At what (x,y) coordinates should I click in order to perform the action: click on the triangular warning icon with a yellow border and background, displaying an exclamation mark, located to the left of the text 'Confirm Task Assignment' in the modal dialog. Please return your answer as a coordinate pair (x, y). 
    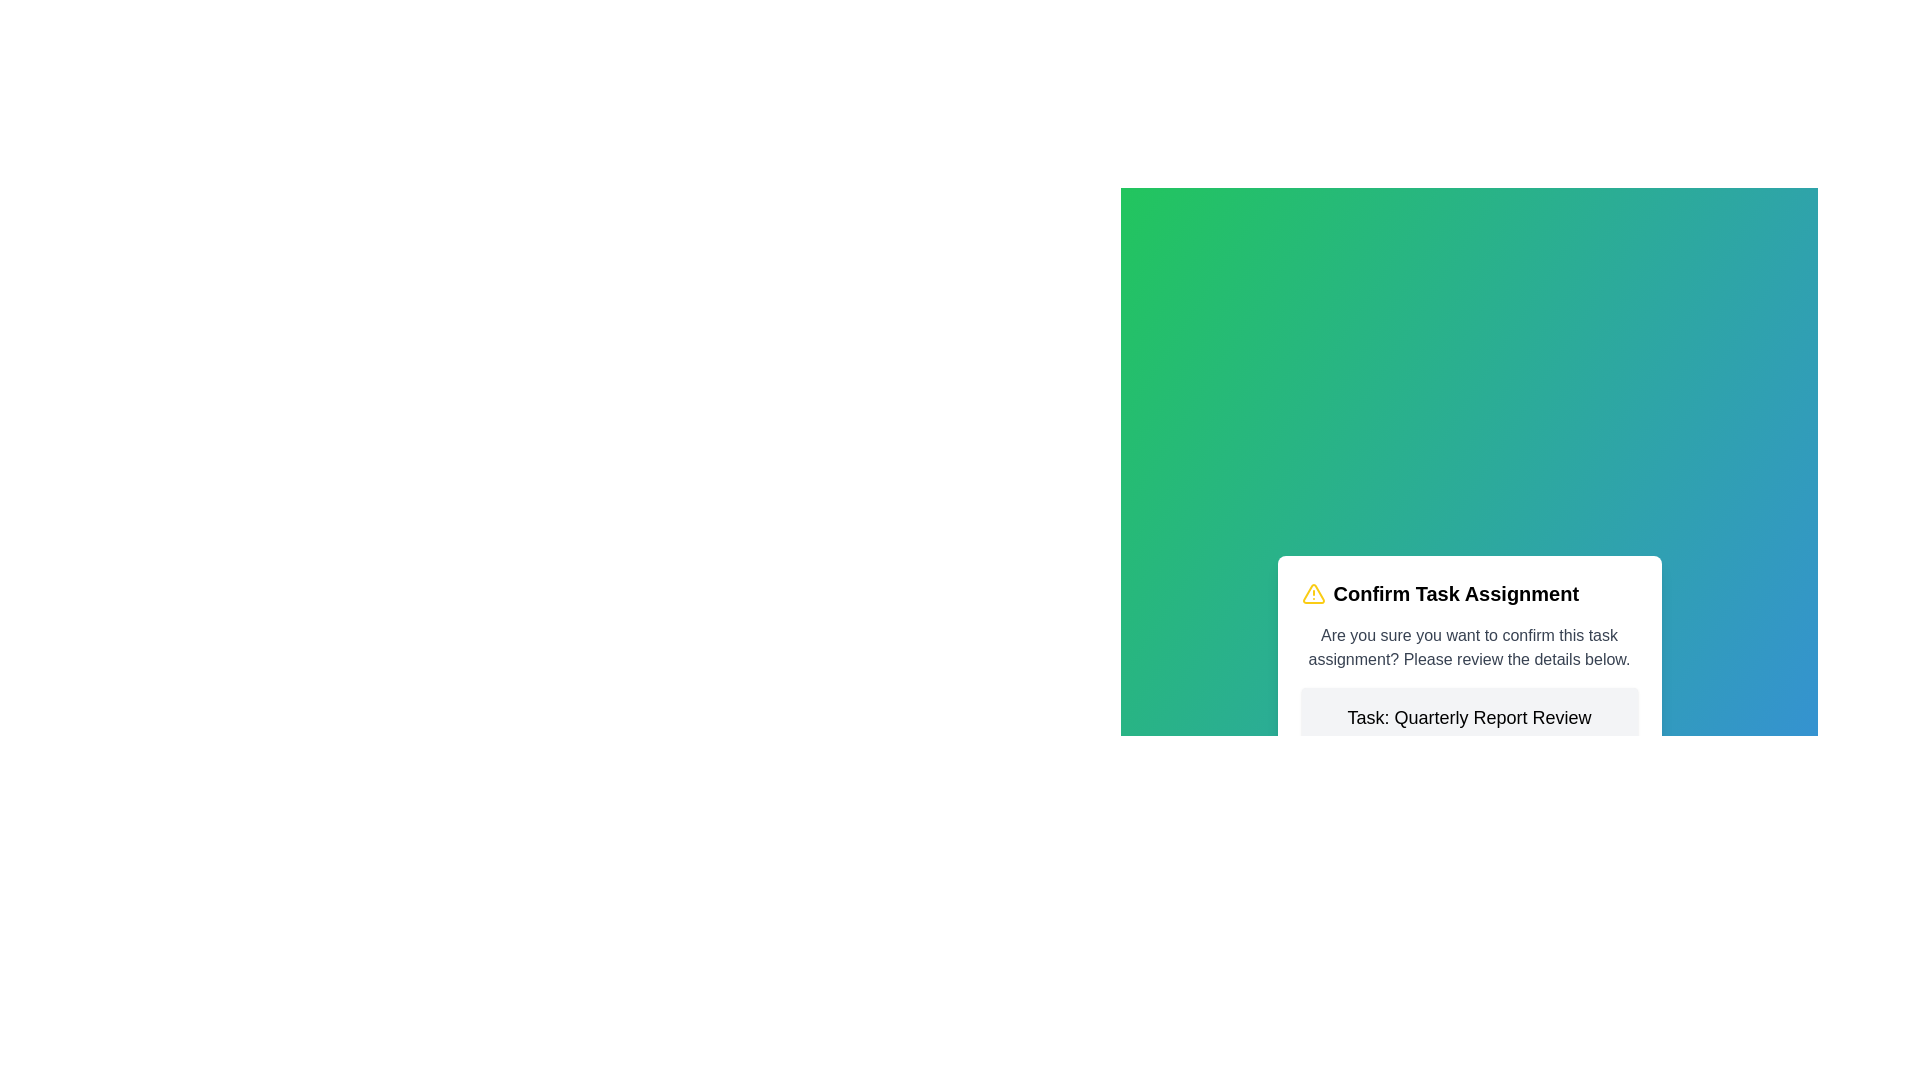
    Looking at the image, I should click on (1313, 593).